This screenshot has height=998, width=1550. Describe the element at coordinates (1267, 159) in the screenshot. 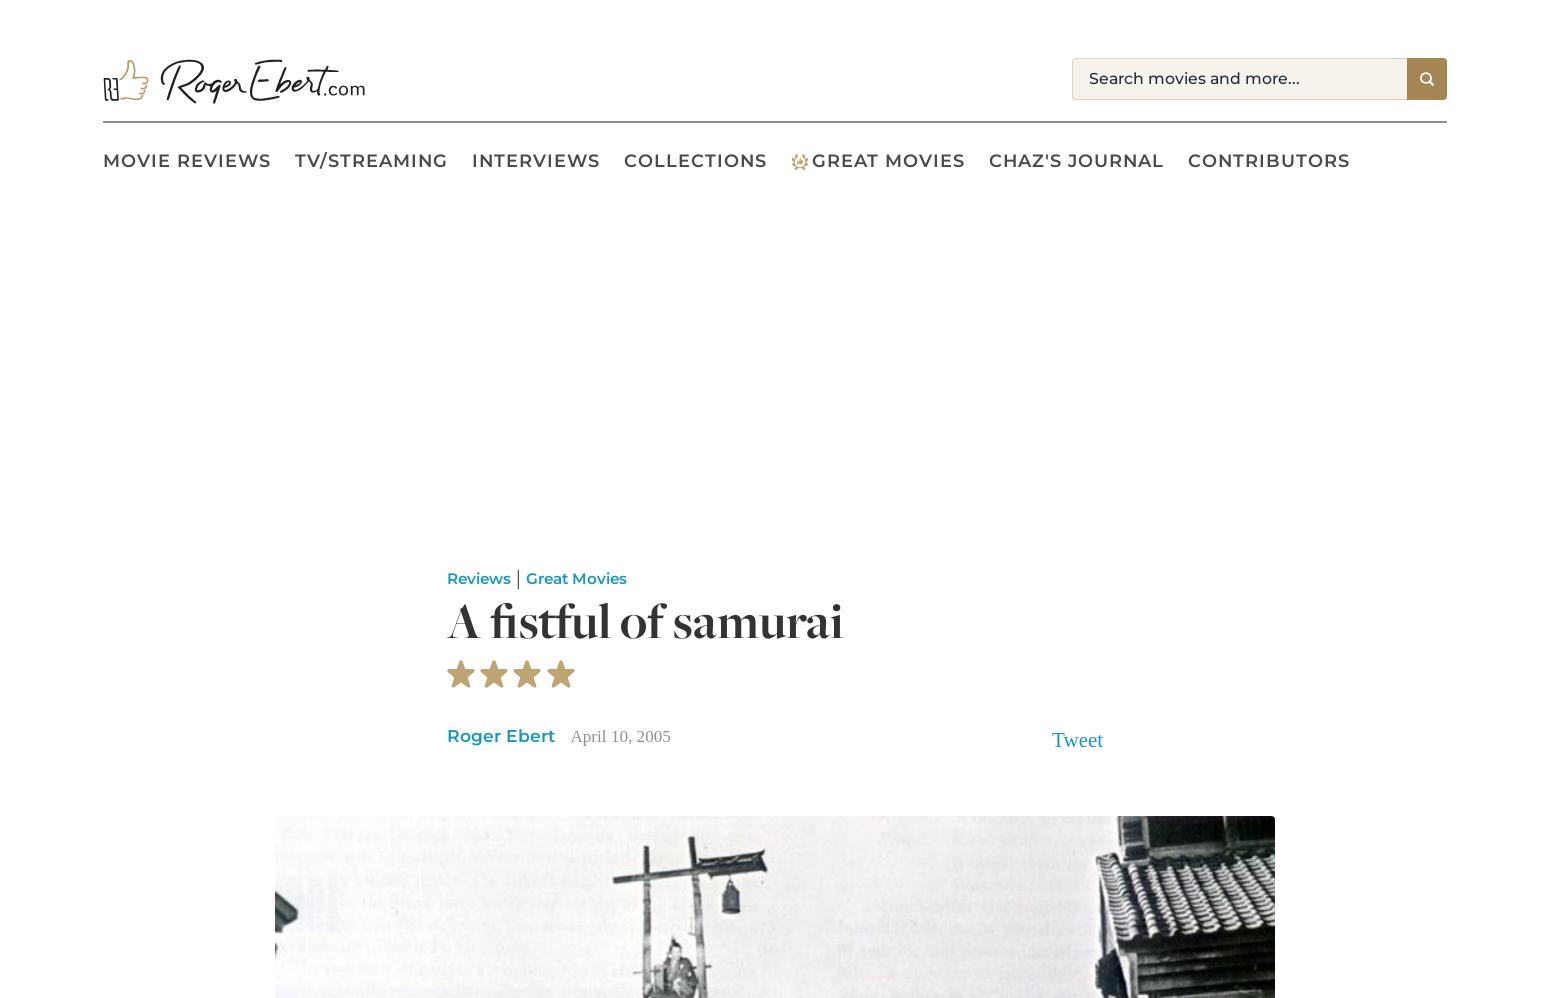

I see `'Contributors'` at that location.